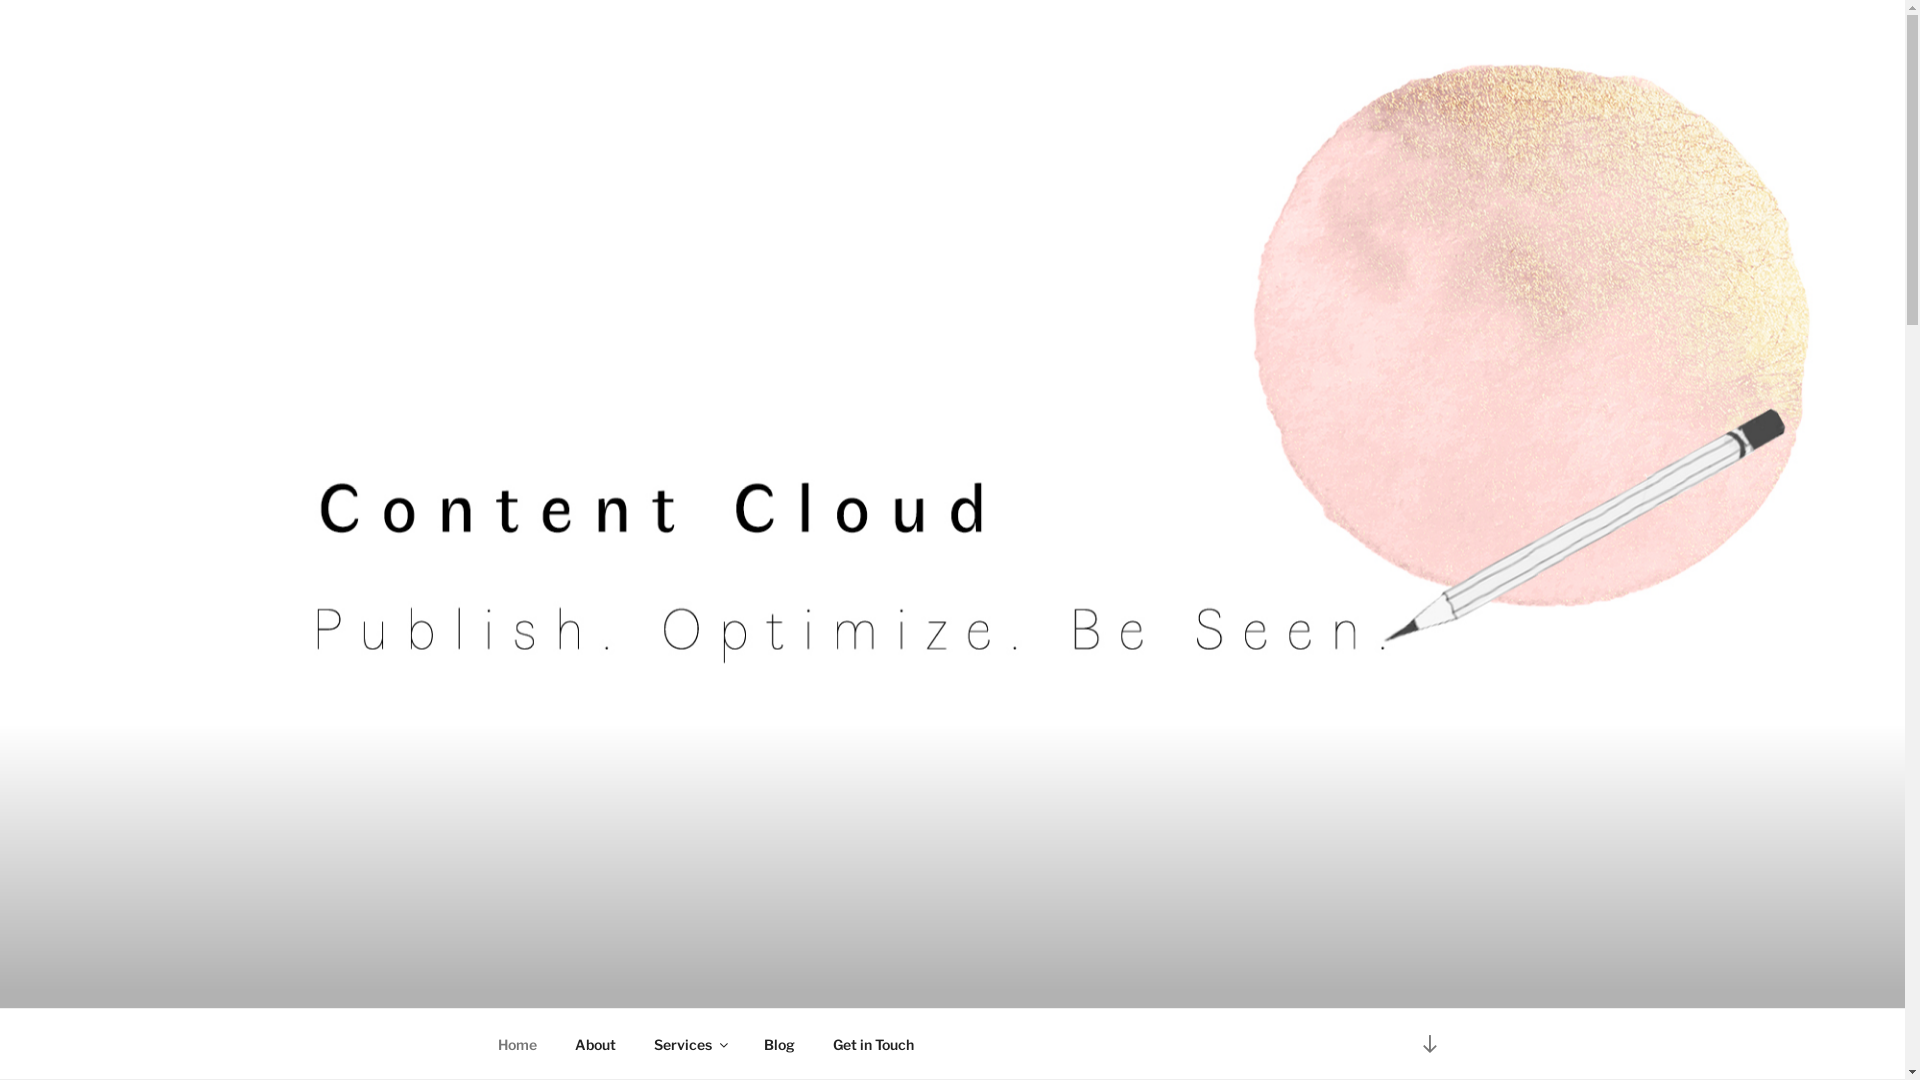 This screenshot has width=1920, height=1080. I want to click on 'About', so click(594, 1043).